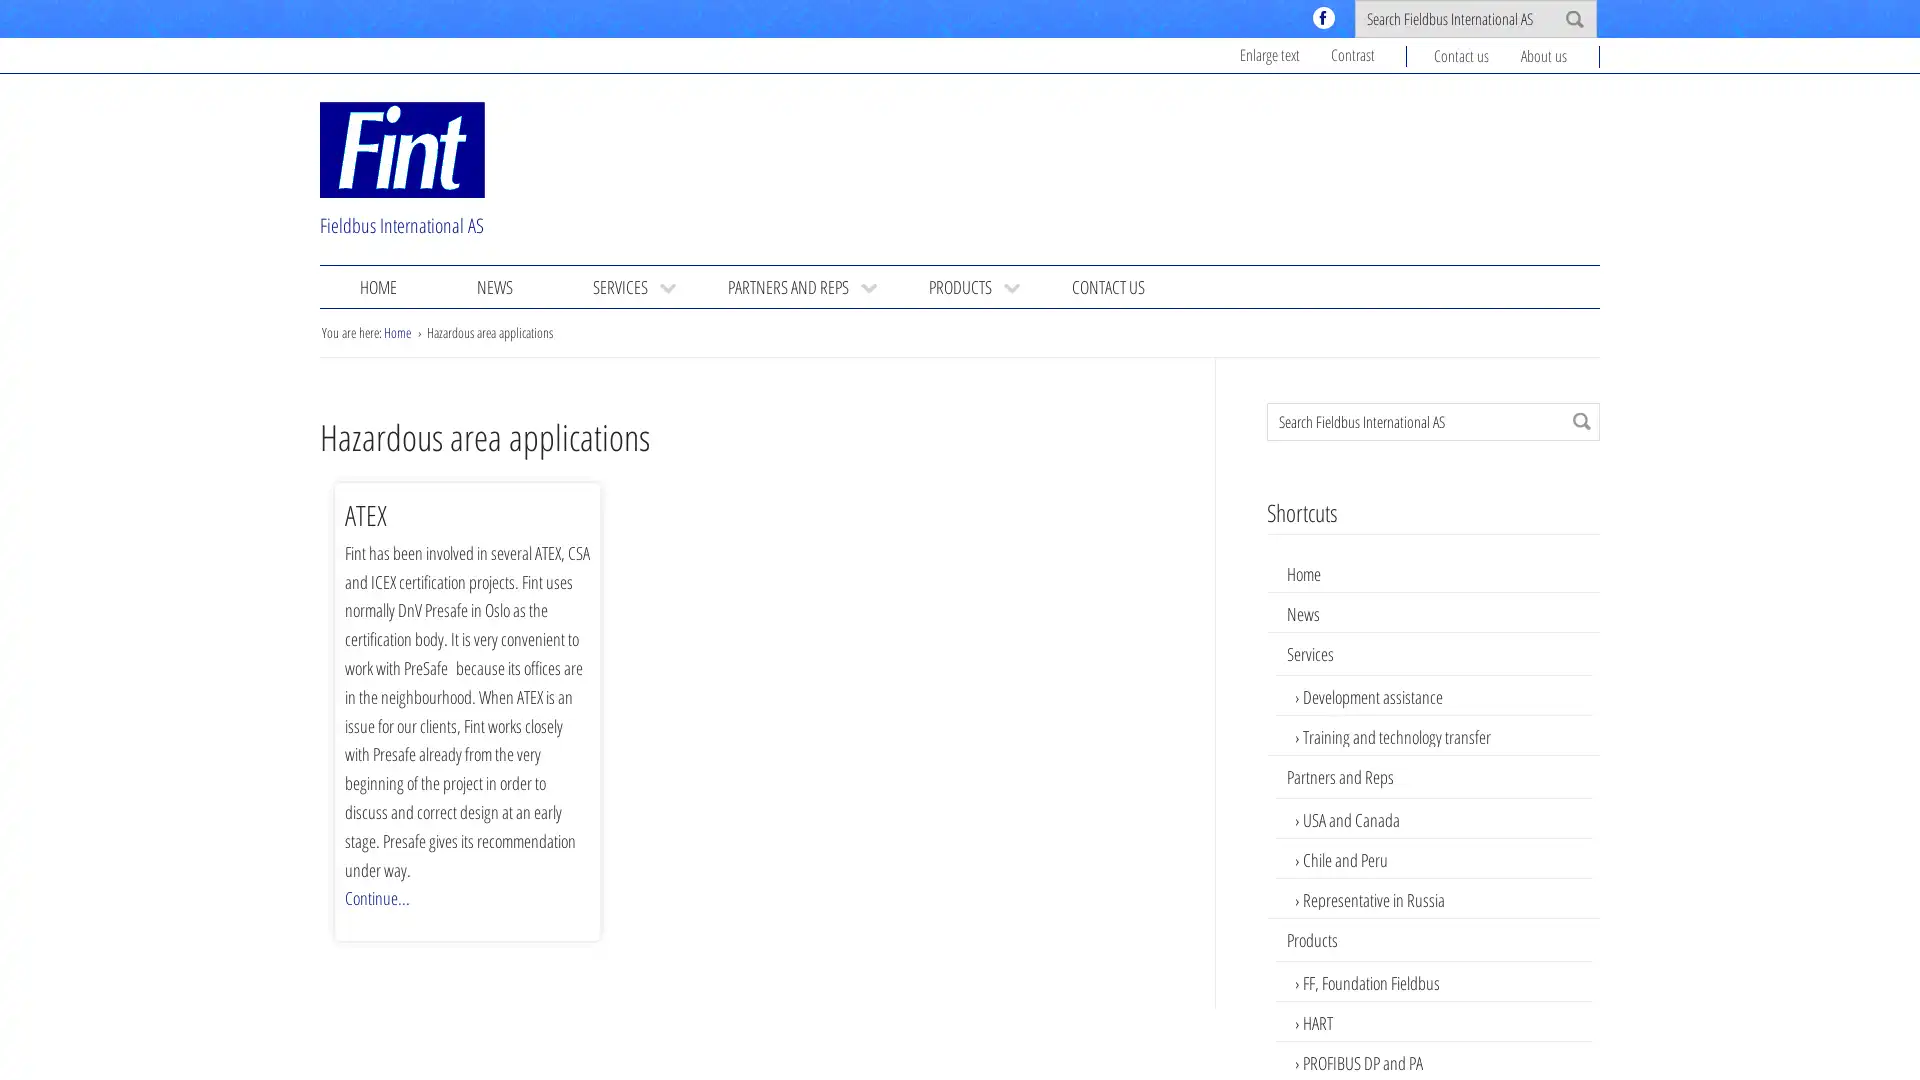  I want to click on Search, so click(1573, 19).